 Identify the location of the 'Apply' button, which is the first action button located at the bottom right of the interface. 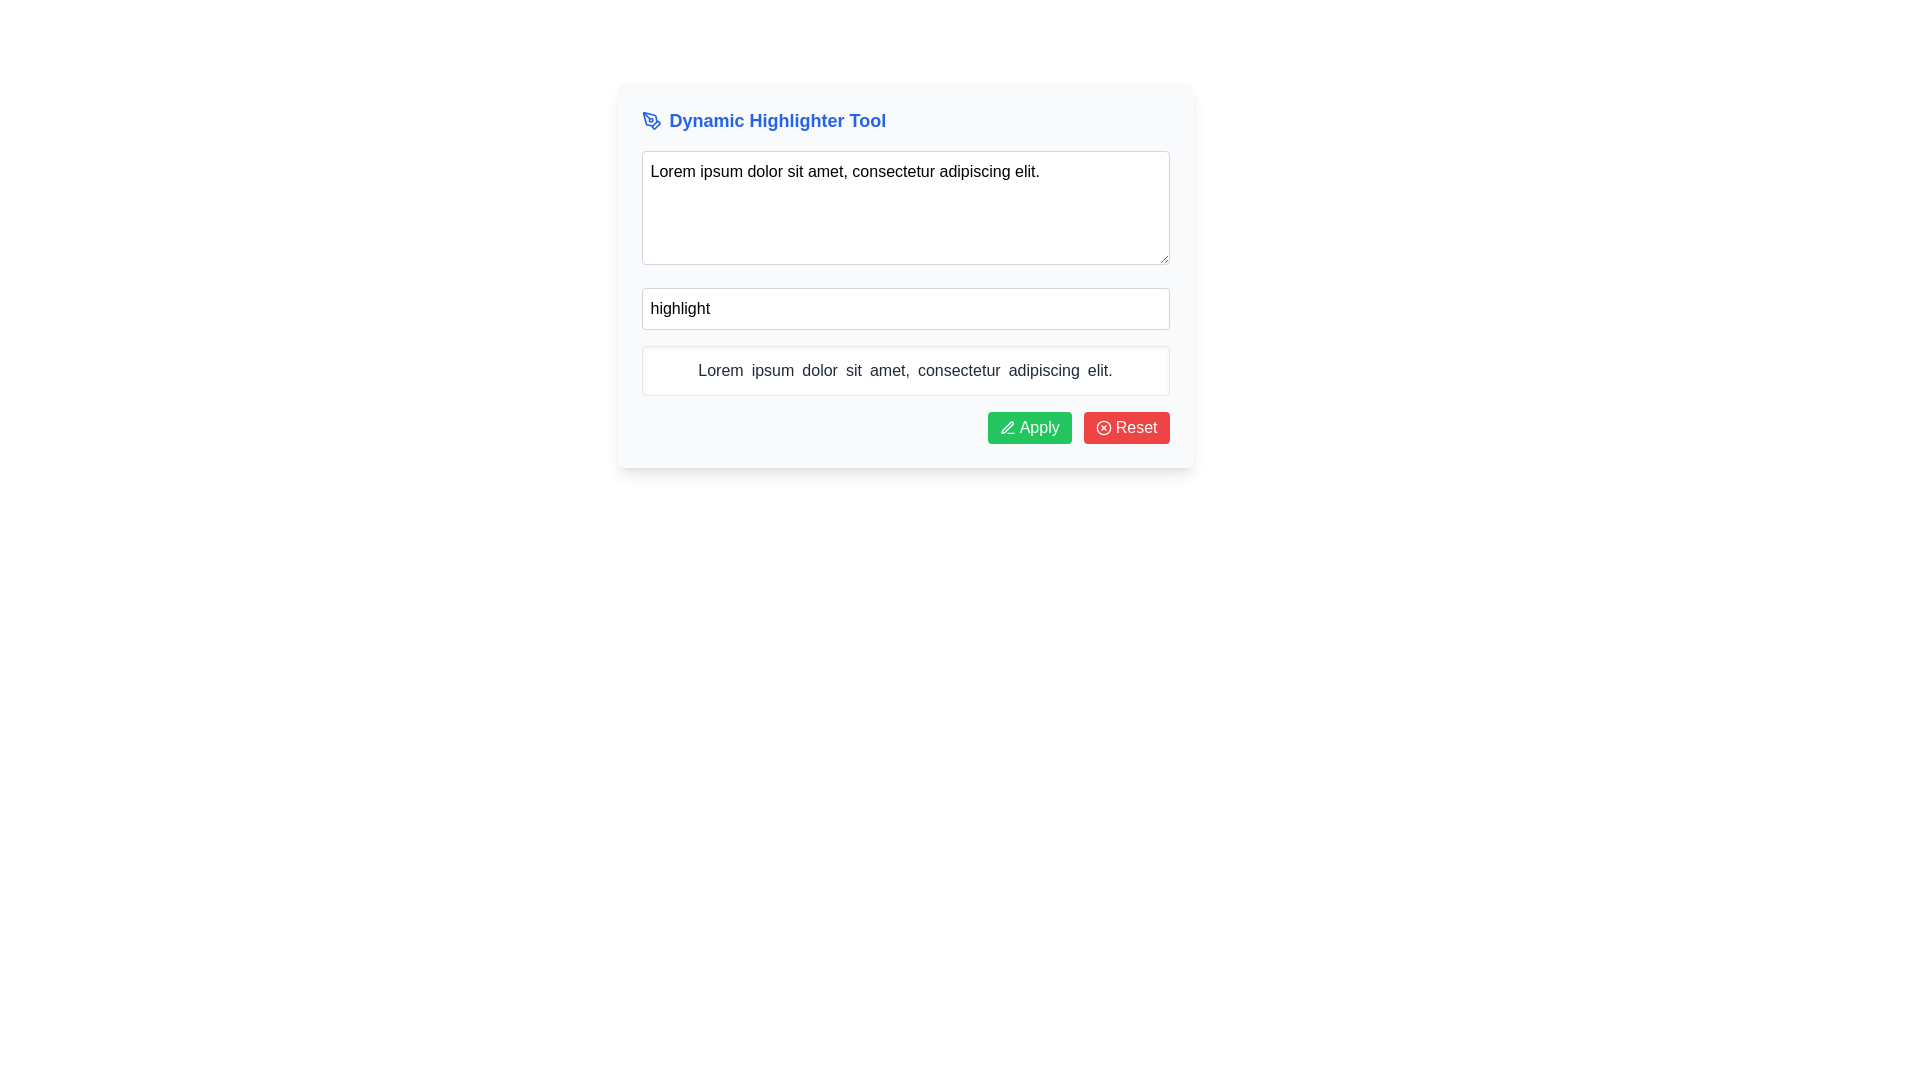
(1029, 427).